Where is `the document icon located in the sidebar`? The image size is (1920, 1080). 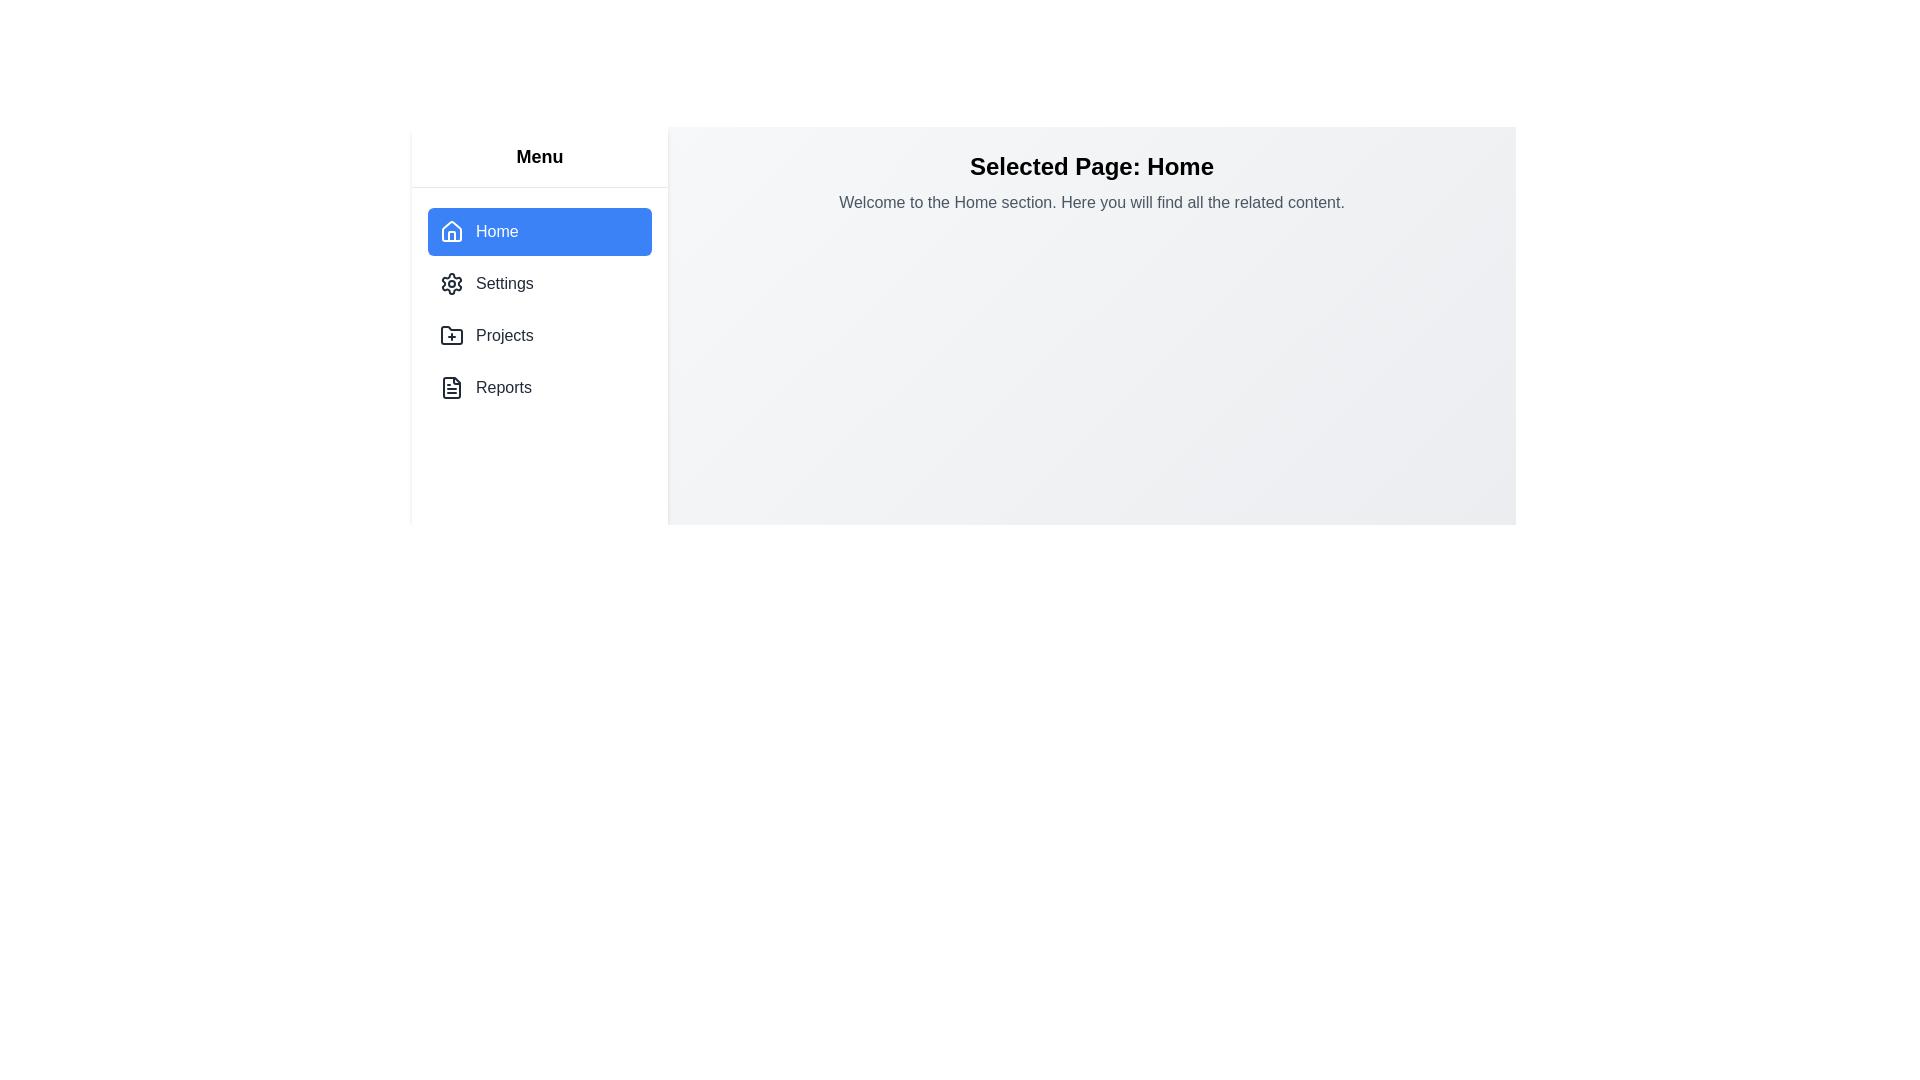 the document icon located in the sidebar is located at coordinates (450, 388).